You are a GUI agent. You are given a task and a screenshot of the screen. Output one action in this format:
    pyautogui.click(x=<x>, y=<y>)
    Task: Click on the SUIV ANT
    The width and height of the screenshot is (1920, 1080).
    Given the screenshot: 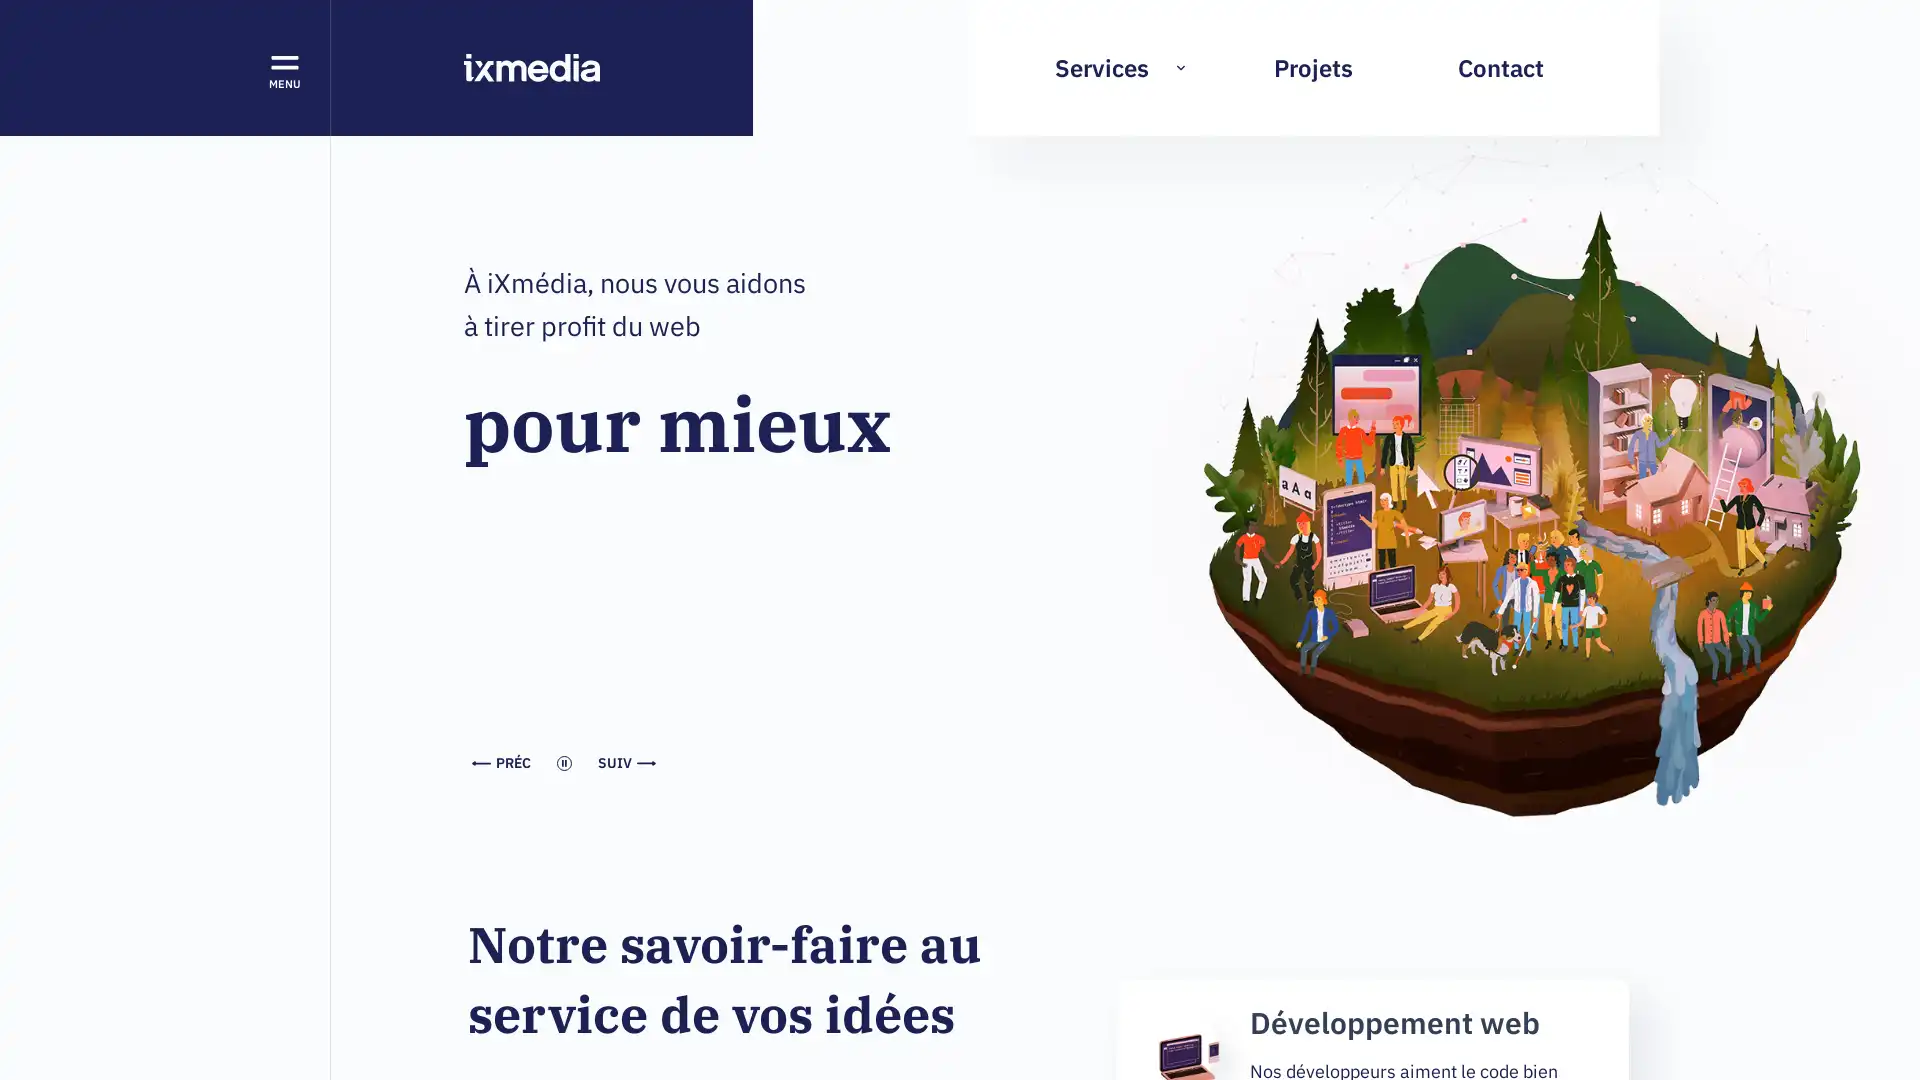 What is the action you would take?
    pyautogui.click(x=626, y=763)
    